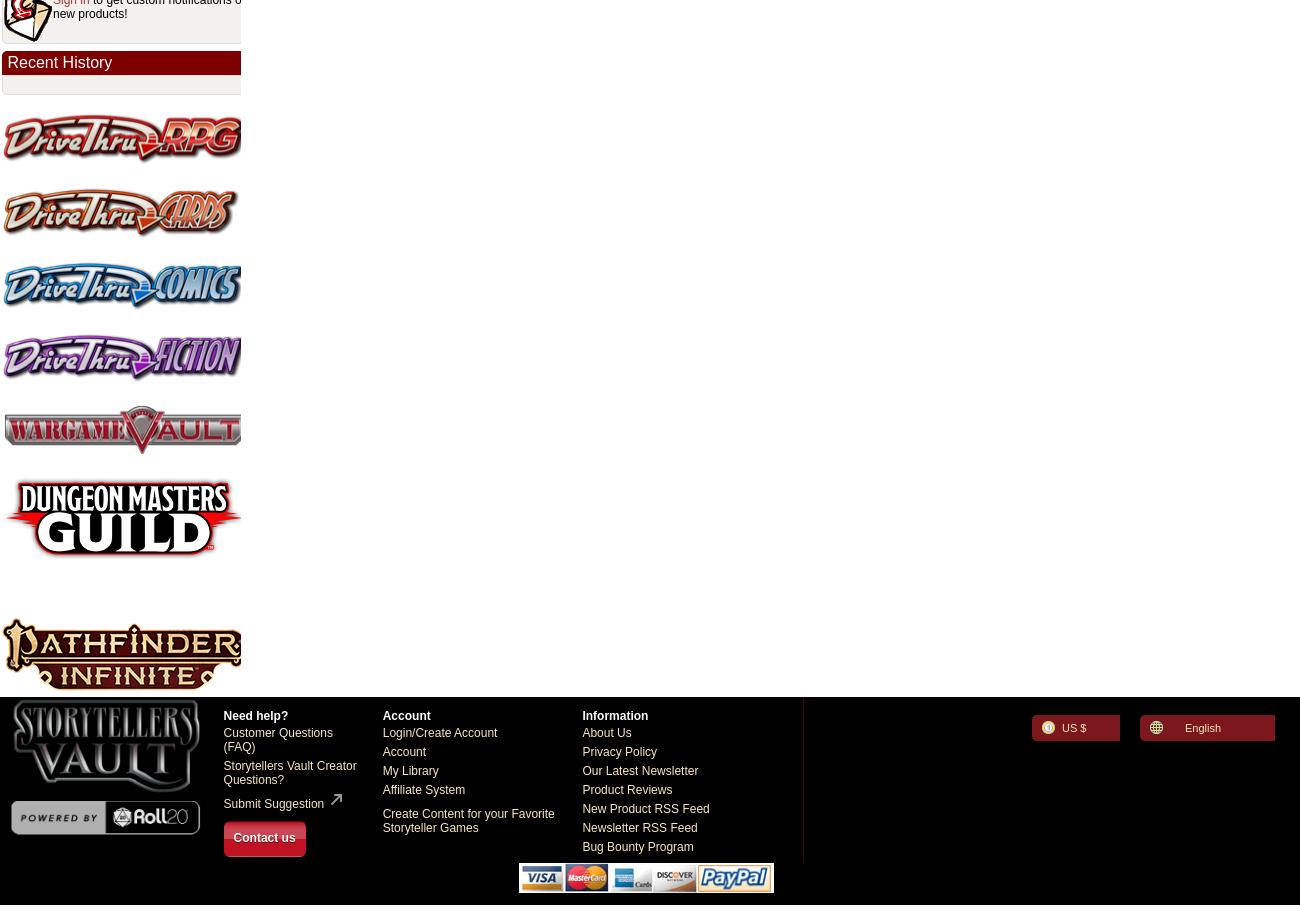 This screenshot has width=1300, height=923. I want to click on 'Storytellers Vault Creator Questions?', so click(289, 772).